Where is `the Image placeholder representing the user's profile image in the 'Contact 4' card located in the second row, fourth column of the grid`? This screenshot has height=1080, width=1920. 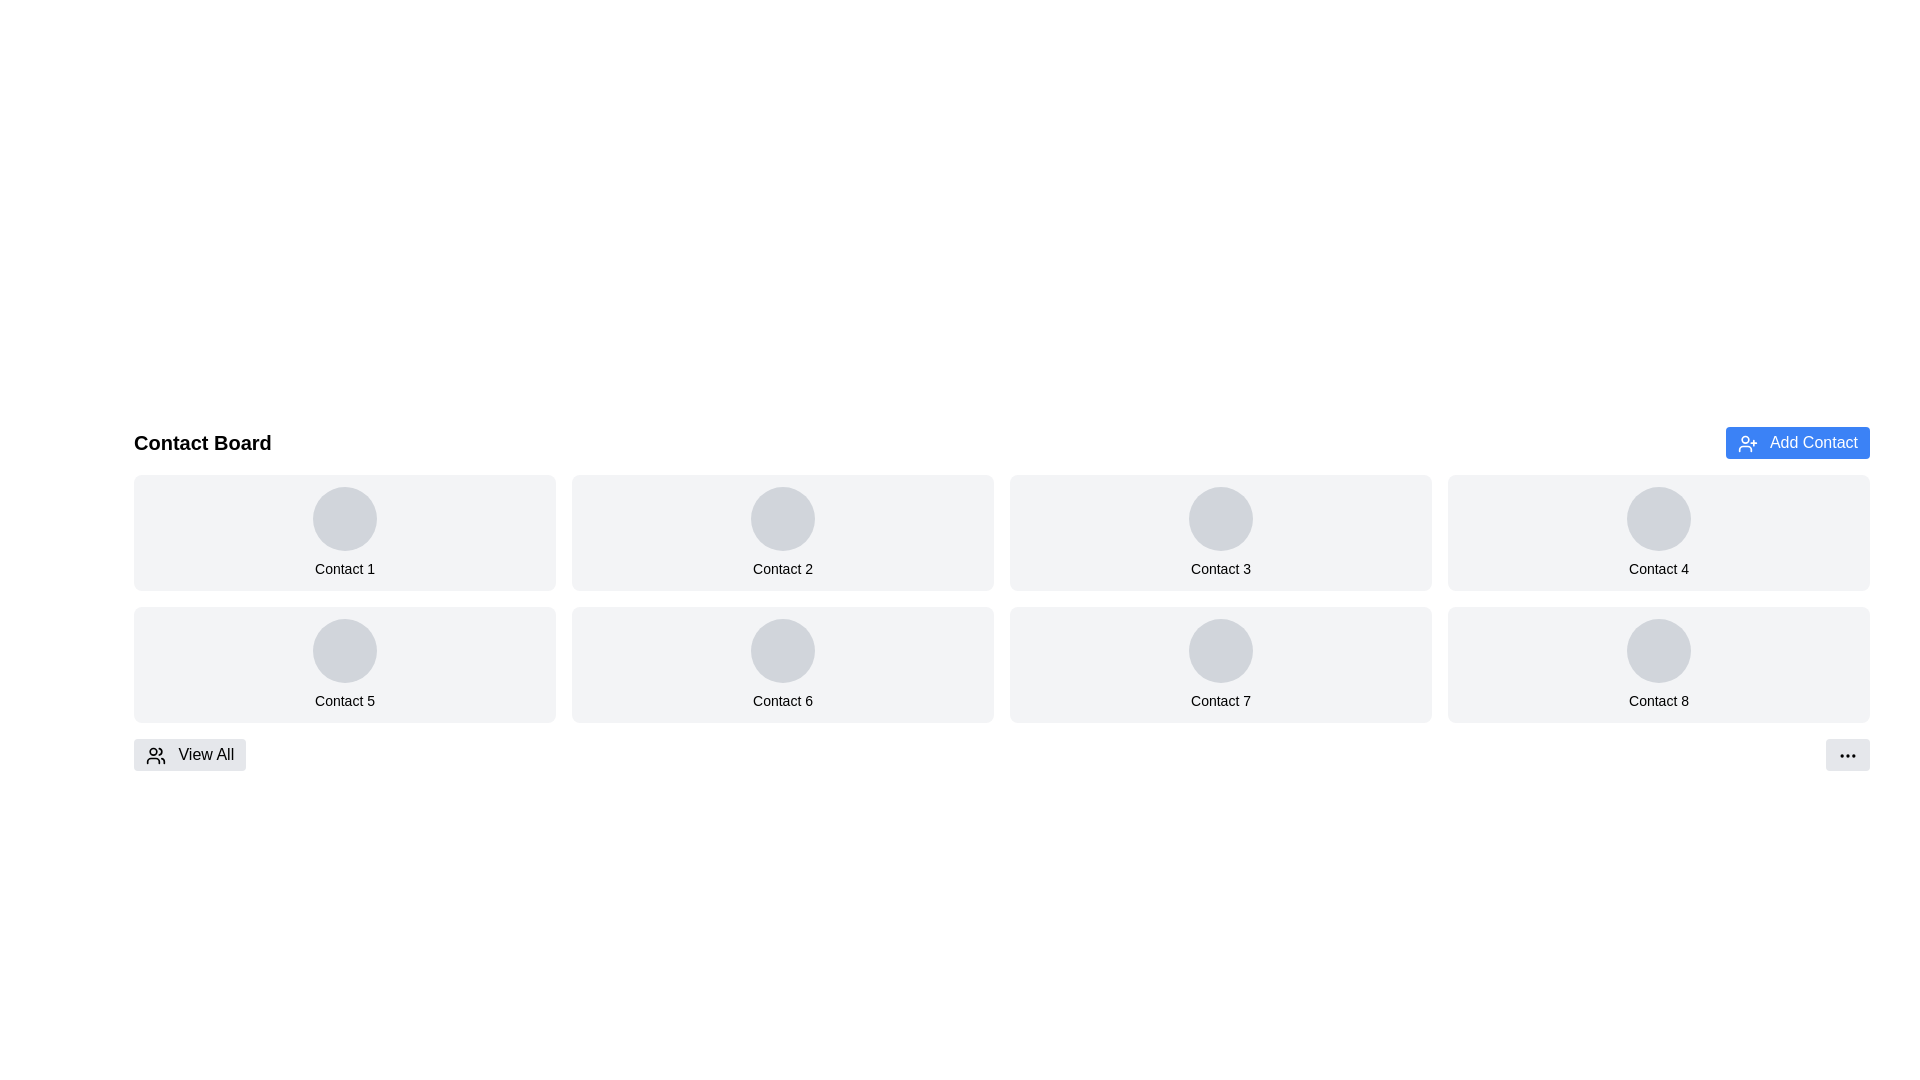 the Image placeholder representing the user's profile image in the 'Contact 4' card located in the second row, fourth column of the grid is located at coordinates (1659, 518).